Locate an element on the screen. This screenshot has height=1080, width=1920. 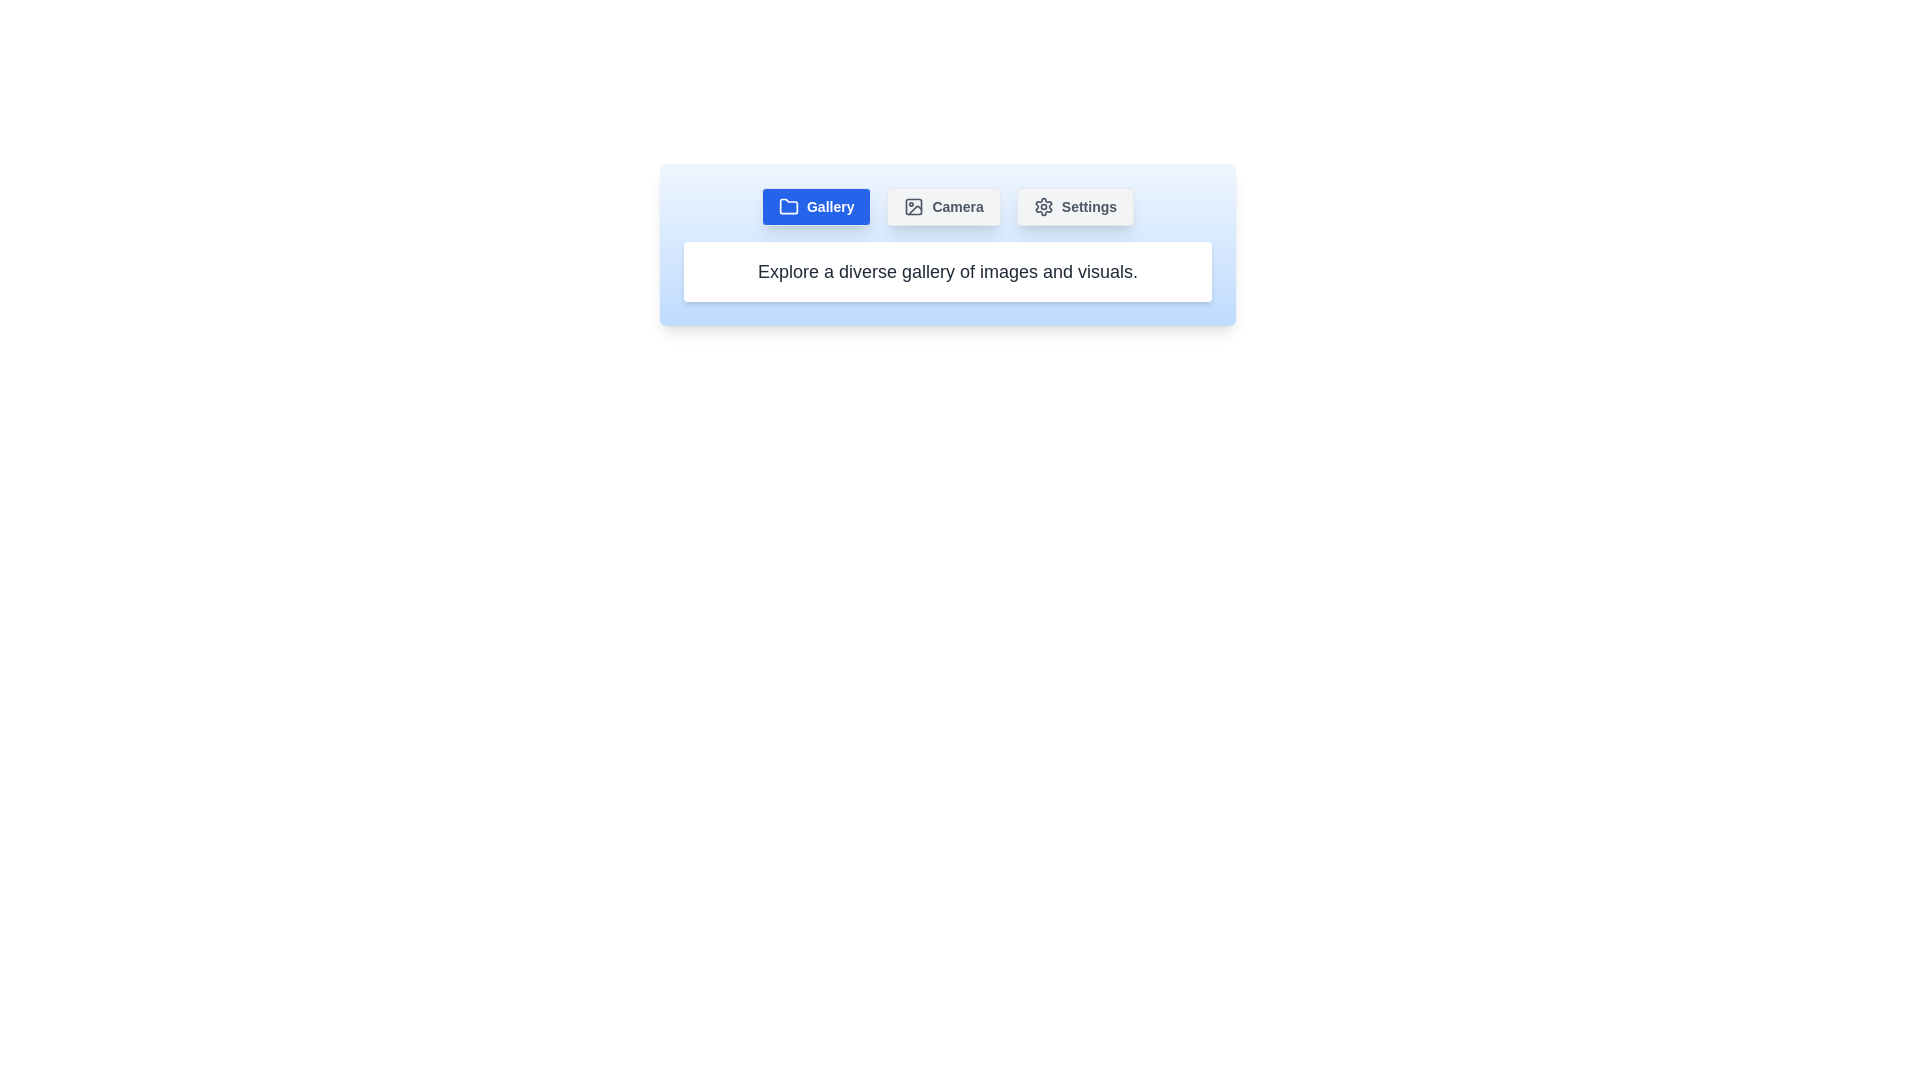
the middle button in the horizontal group of three buttons is located at coordinates (943, 207).